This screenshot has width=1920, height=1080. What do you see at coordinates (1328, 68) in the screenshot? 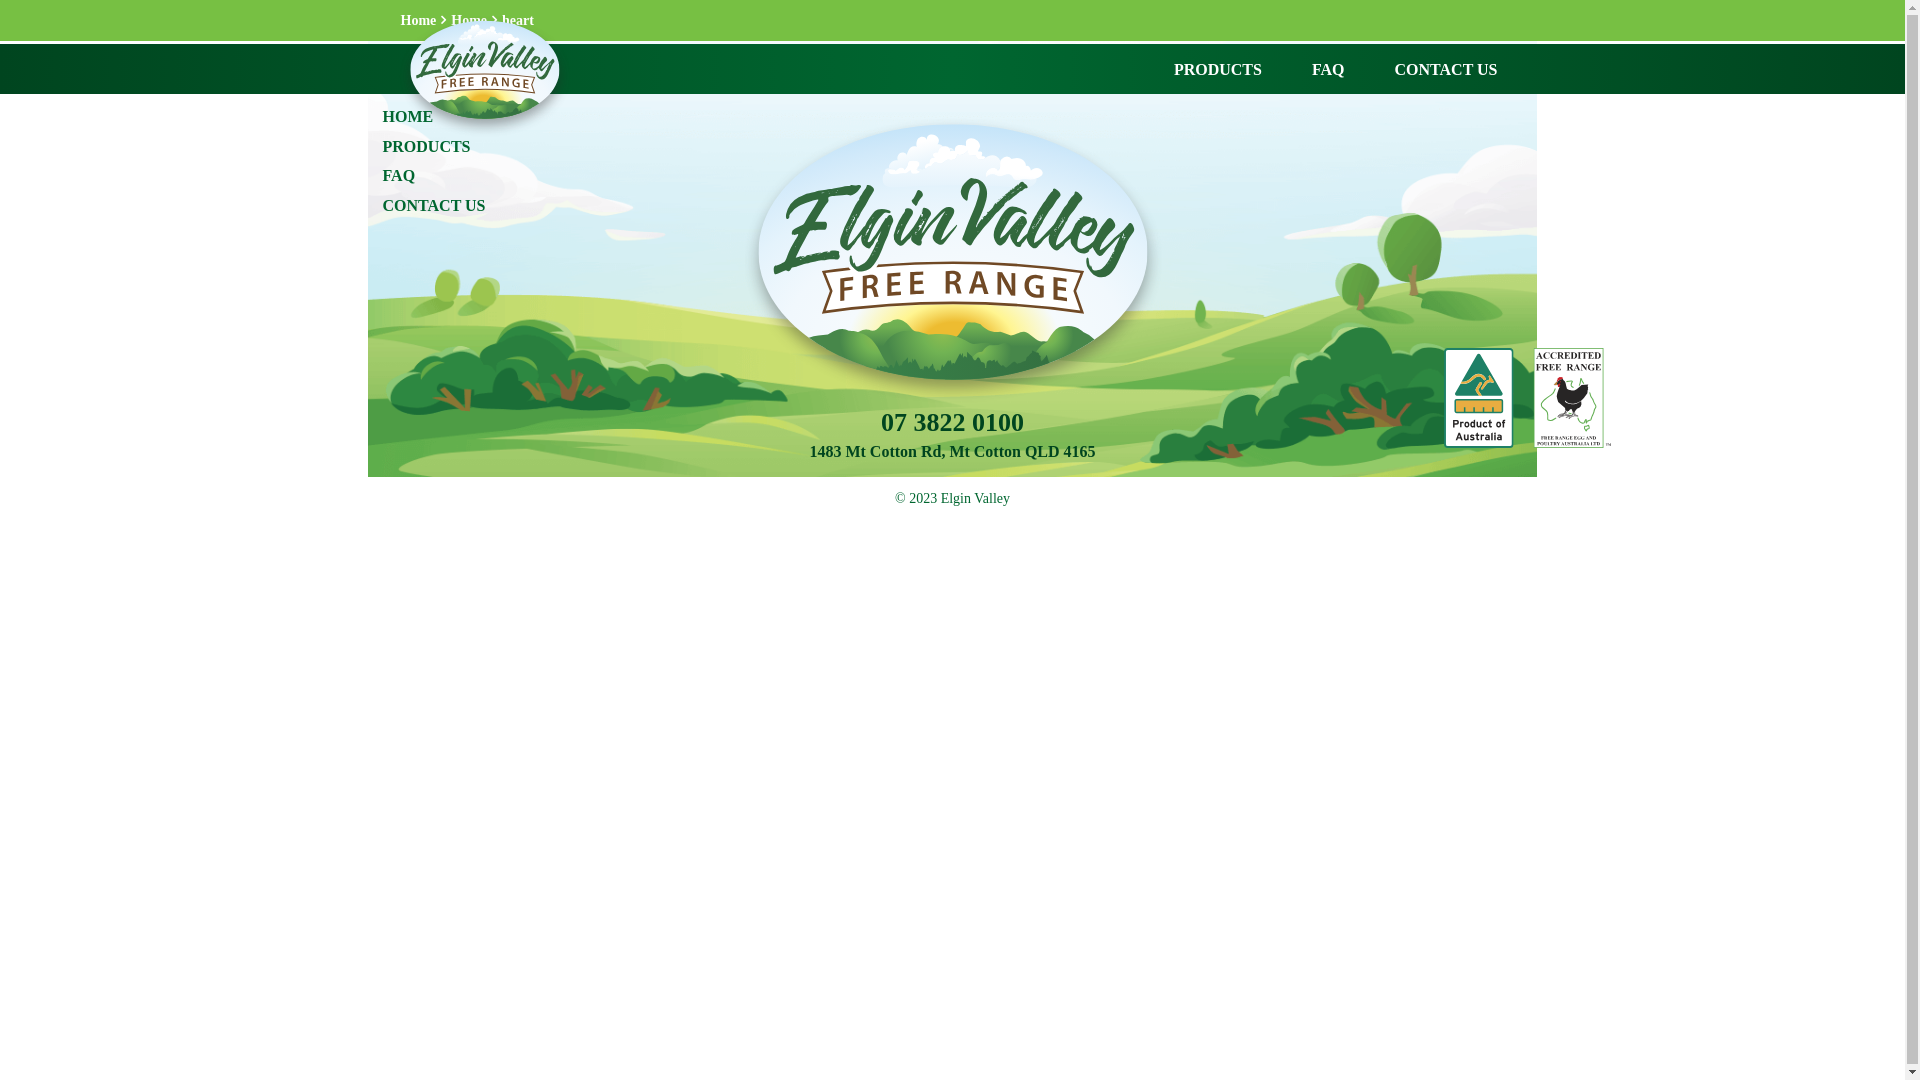
I see `'FAQ'` at bounding box center [1328, 68].